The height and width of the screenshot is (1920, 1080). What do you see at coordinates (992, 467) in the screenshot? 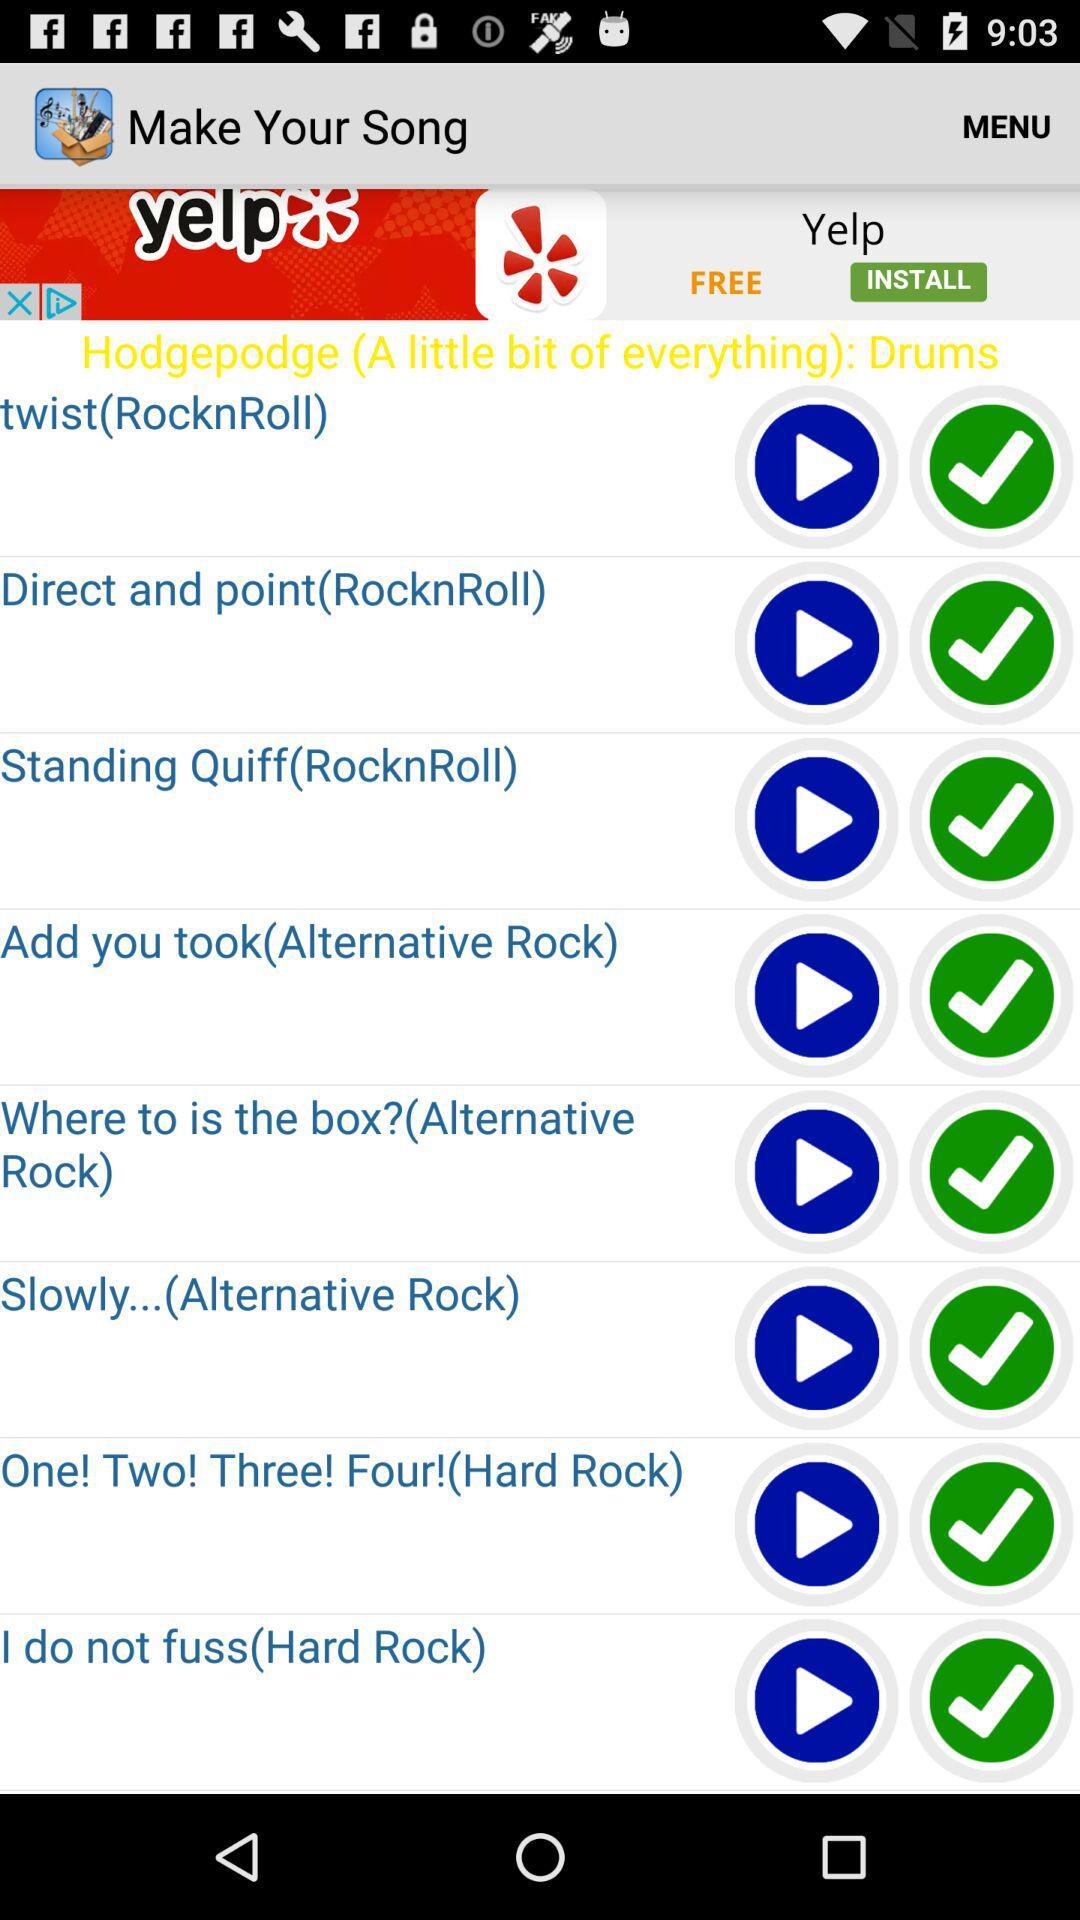
I see `choose track` at bounding box center [992, 467].